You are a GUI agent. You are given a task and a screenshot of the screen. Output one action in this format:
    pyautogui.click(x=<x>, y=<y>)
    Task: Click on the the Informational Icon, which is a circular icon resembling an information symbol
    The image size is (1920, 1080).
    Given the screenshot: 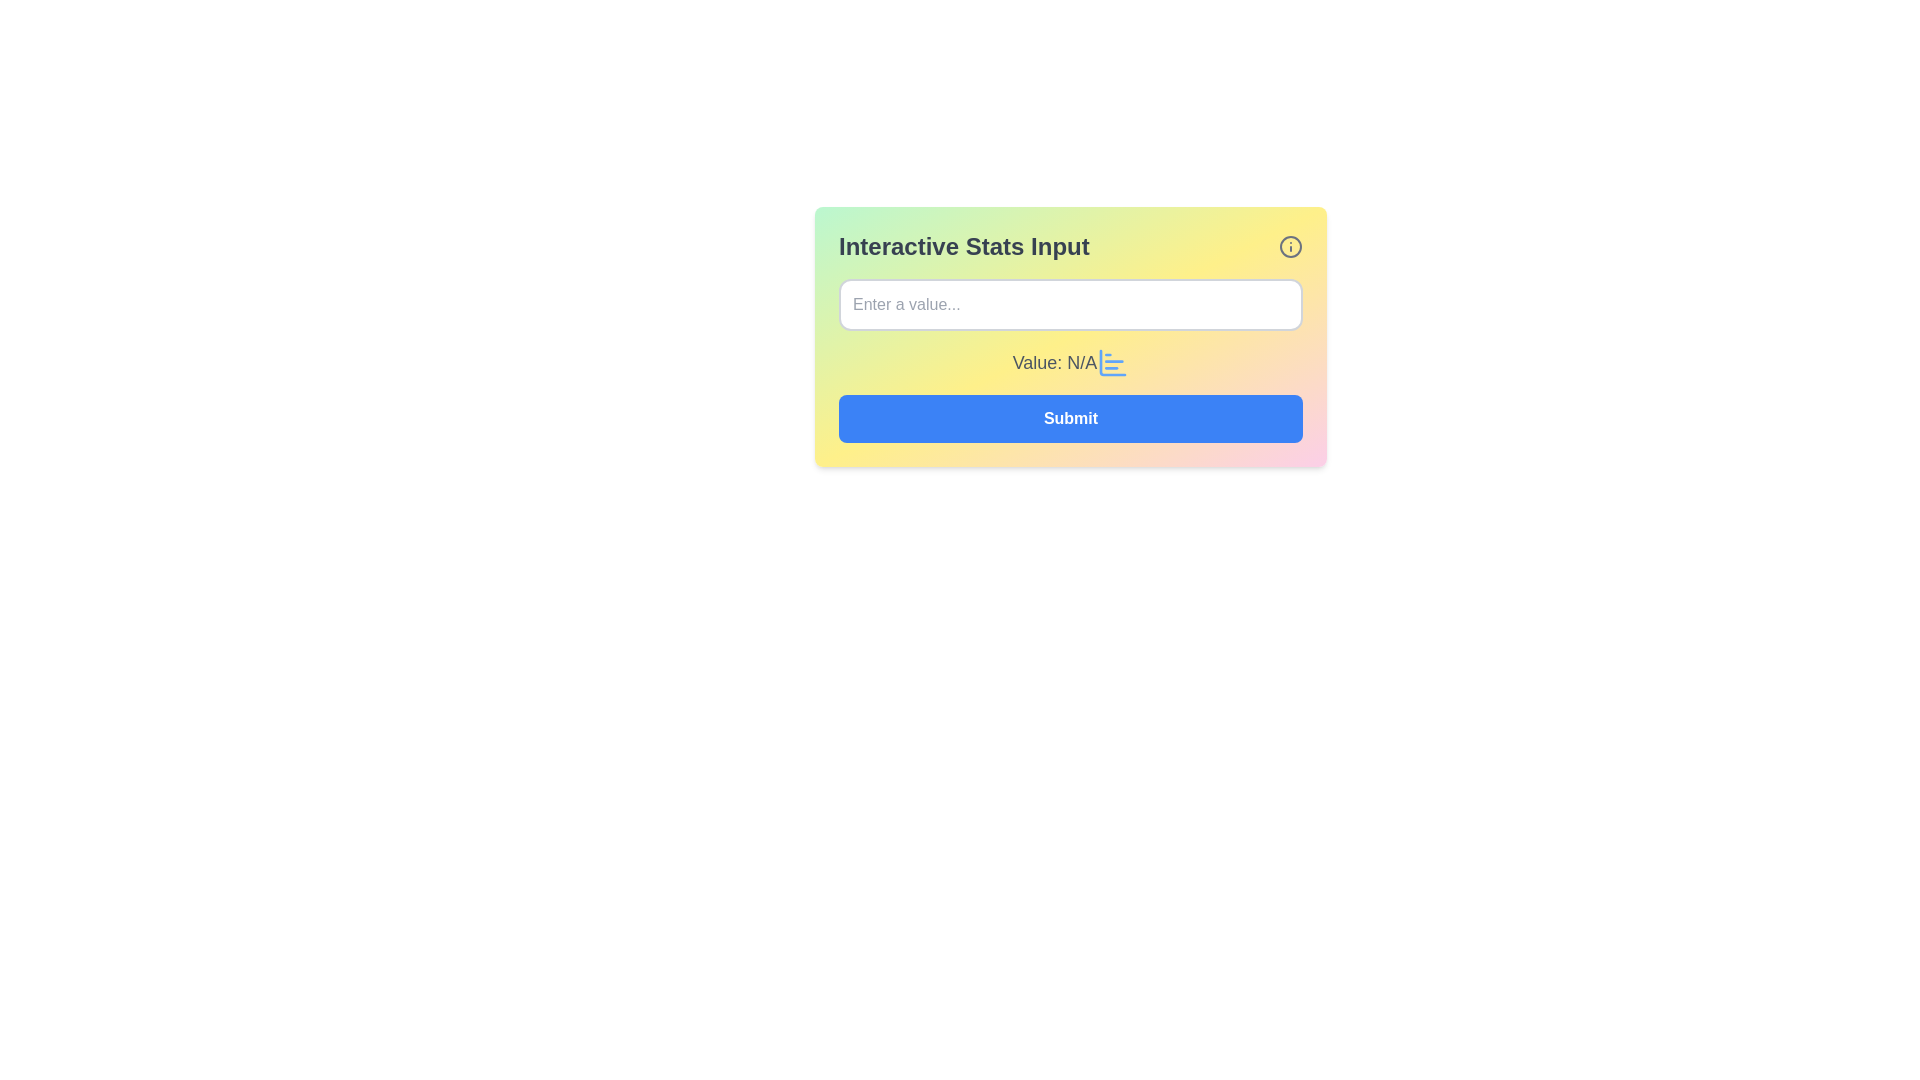 What is the action you would take?
    pyautogui.click(x=1291, y=245)
    